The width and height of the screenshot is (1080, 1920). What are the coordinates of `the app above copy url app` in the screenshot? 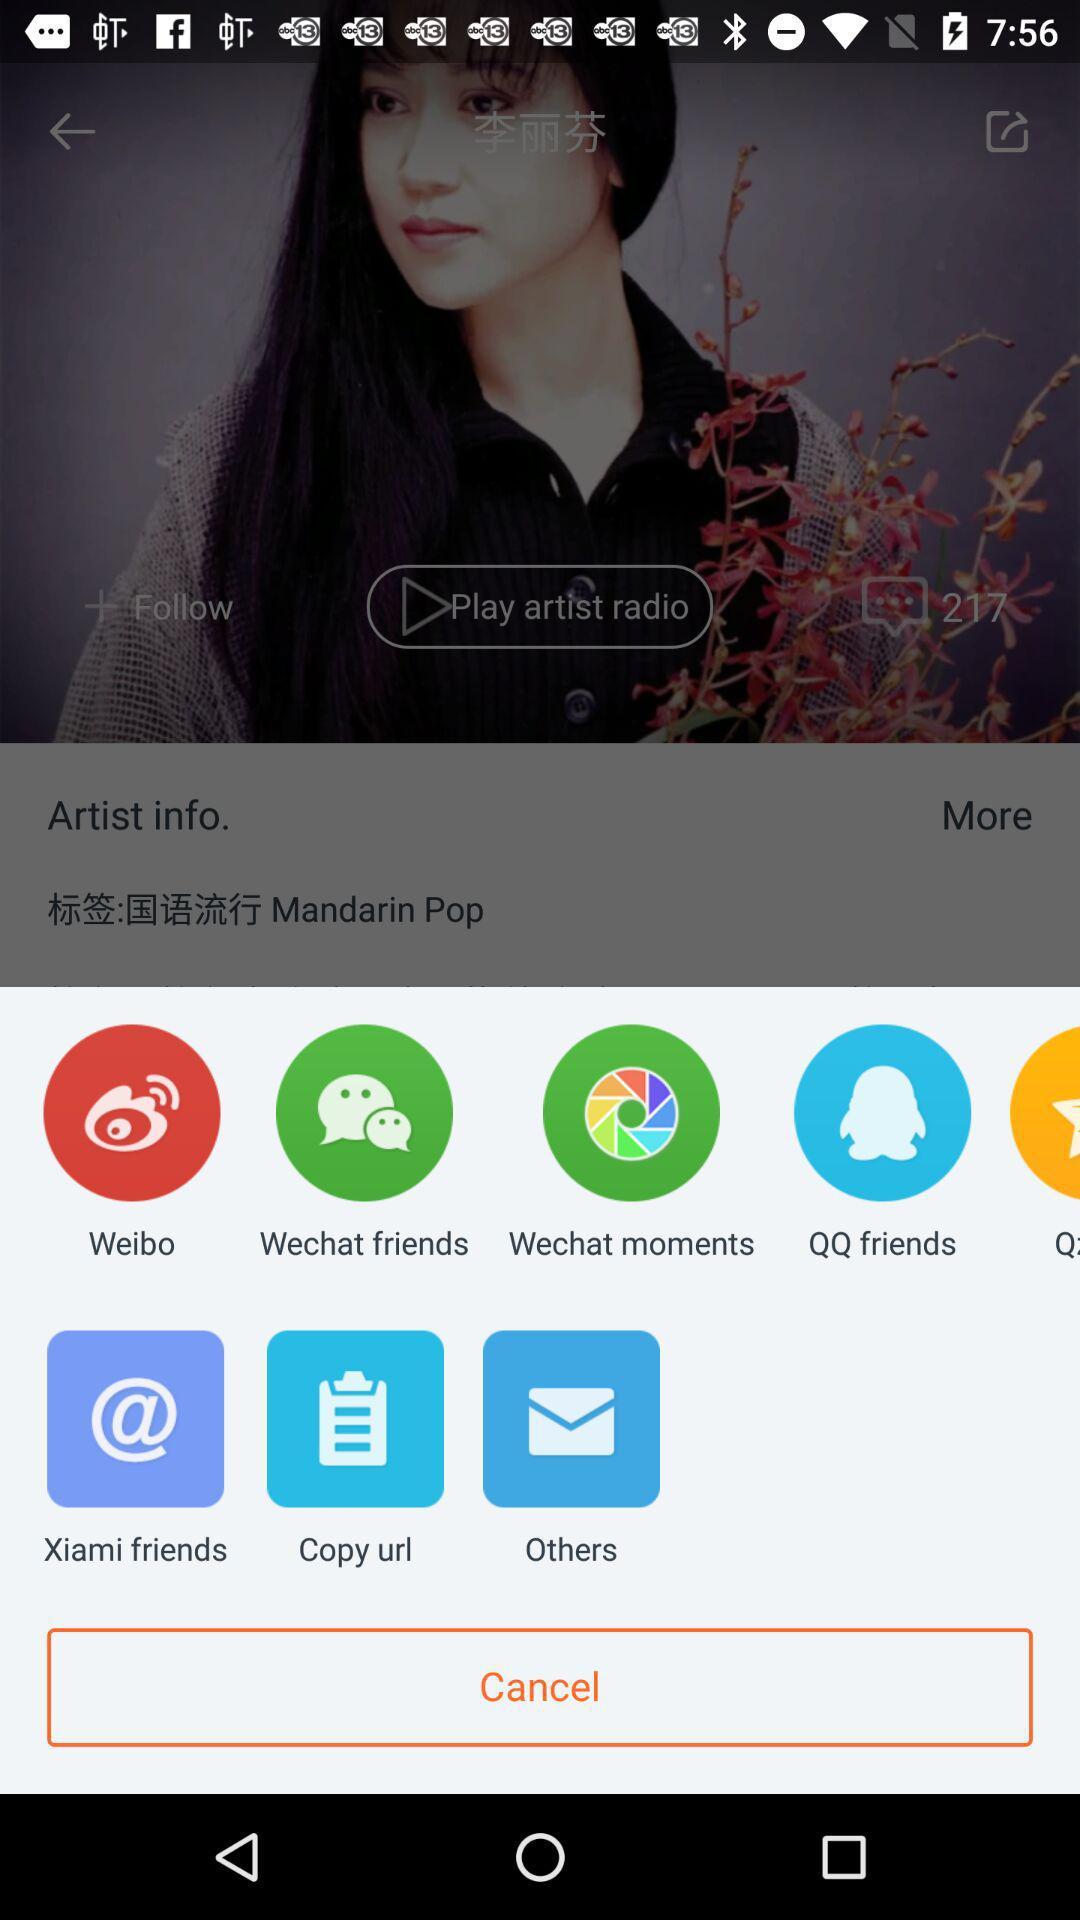 It's located at (364, 1144).